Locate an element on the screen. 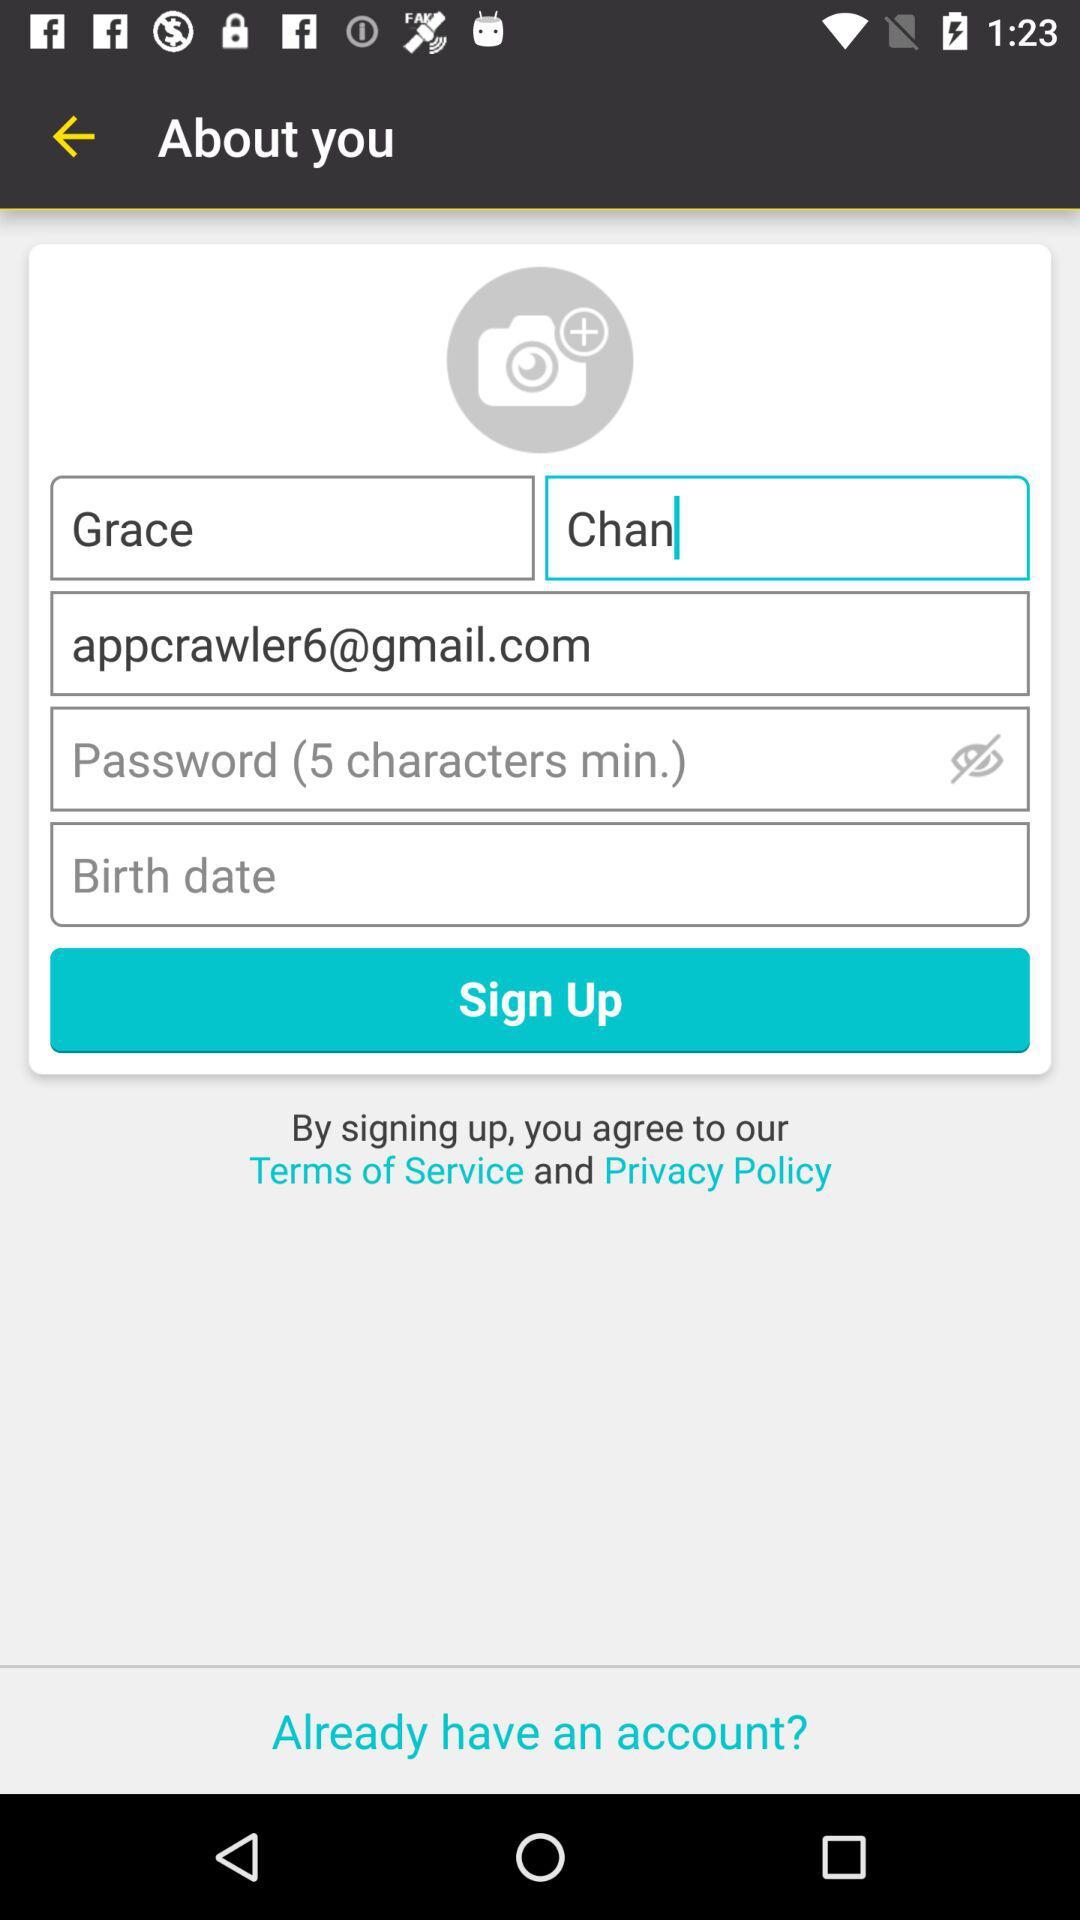 Image resolution: width=1080 pixels, height=1920 pixels. password is located at coordinates (976, 757).